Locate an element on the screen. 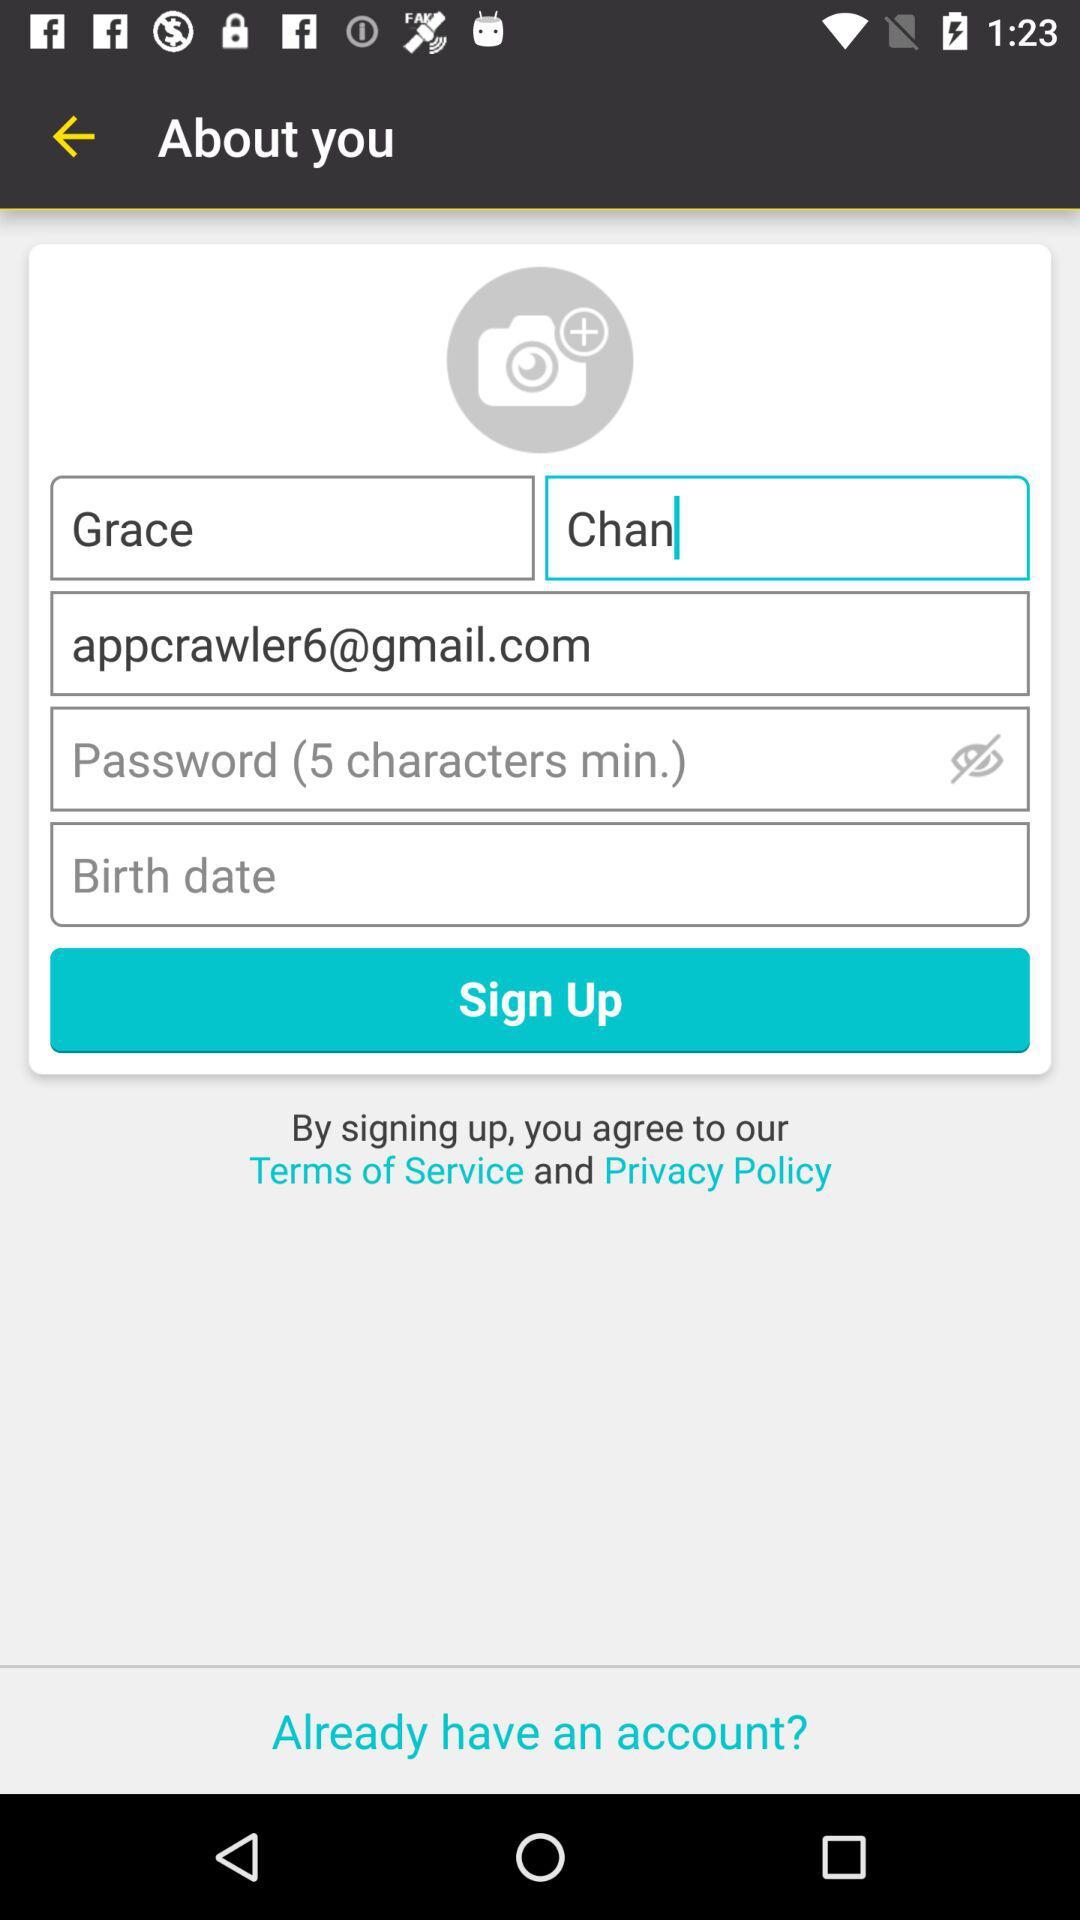 Image resolution: width=1080 pixels, height=1920 pixels. password is located at coordinates (976, 757).